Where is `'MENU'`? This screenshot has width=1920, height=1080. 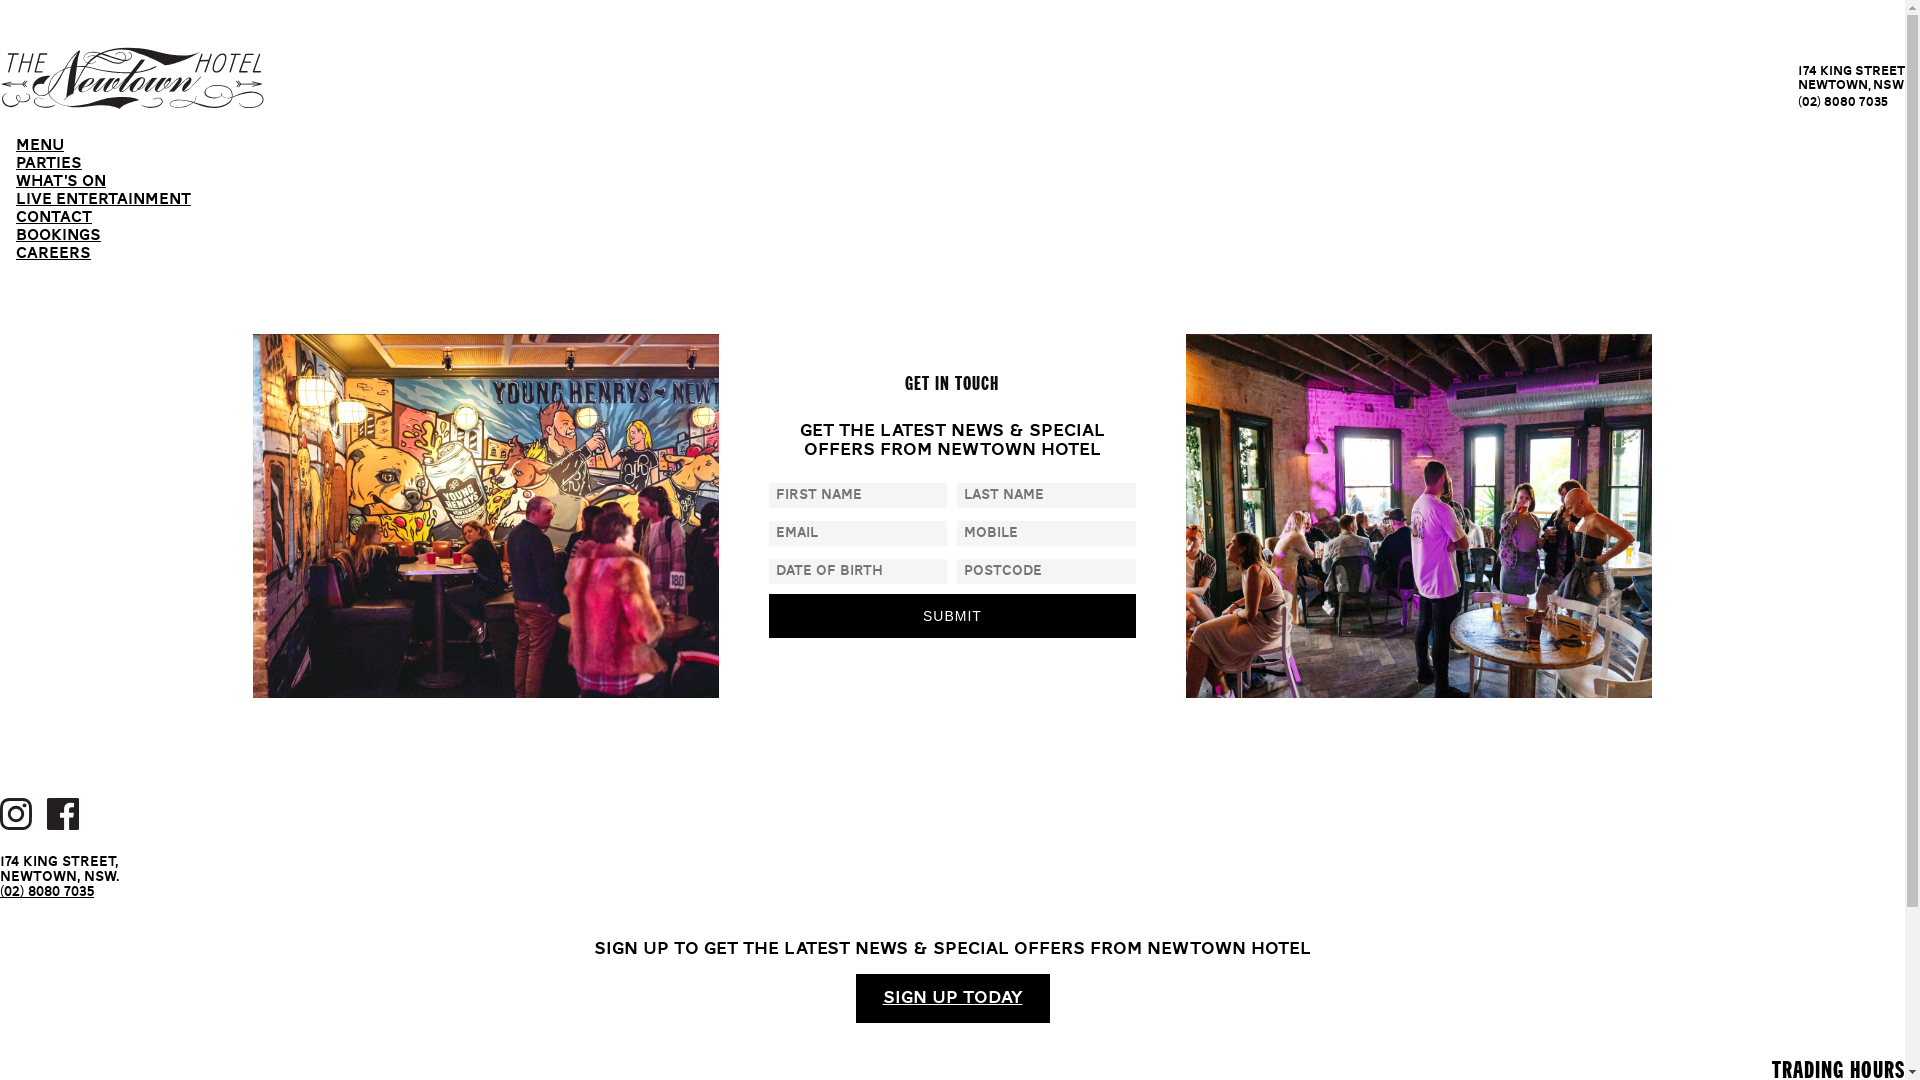 'MENU' is located at coordinates (39, 145).